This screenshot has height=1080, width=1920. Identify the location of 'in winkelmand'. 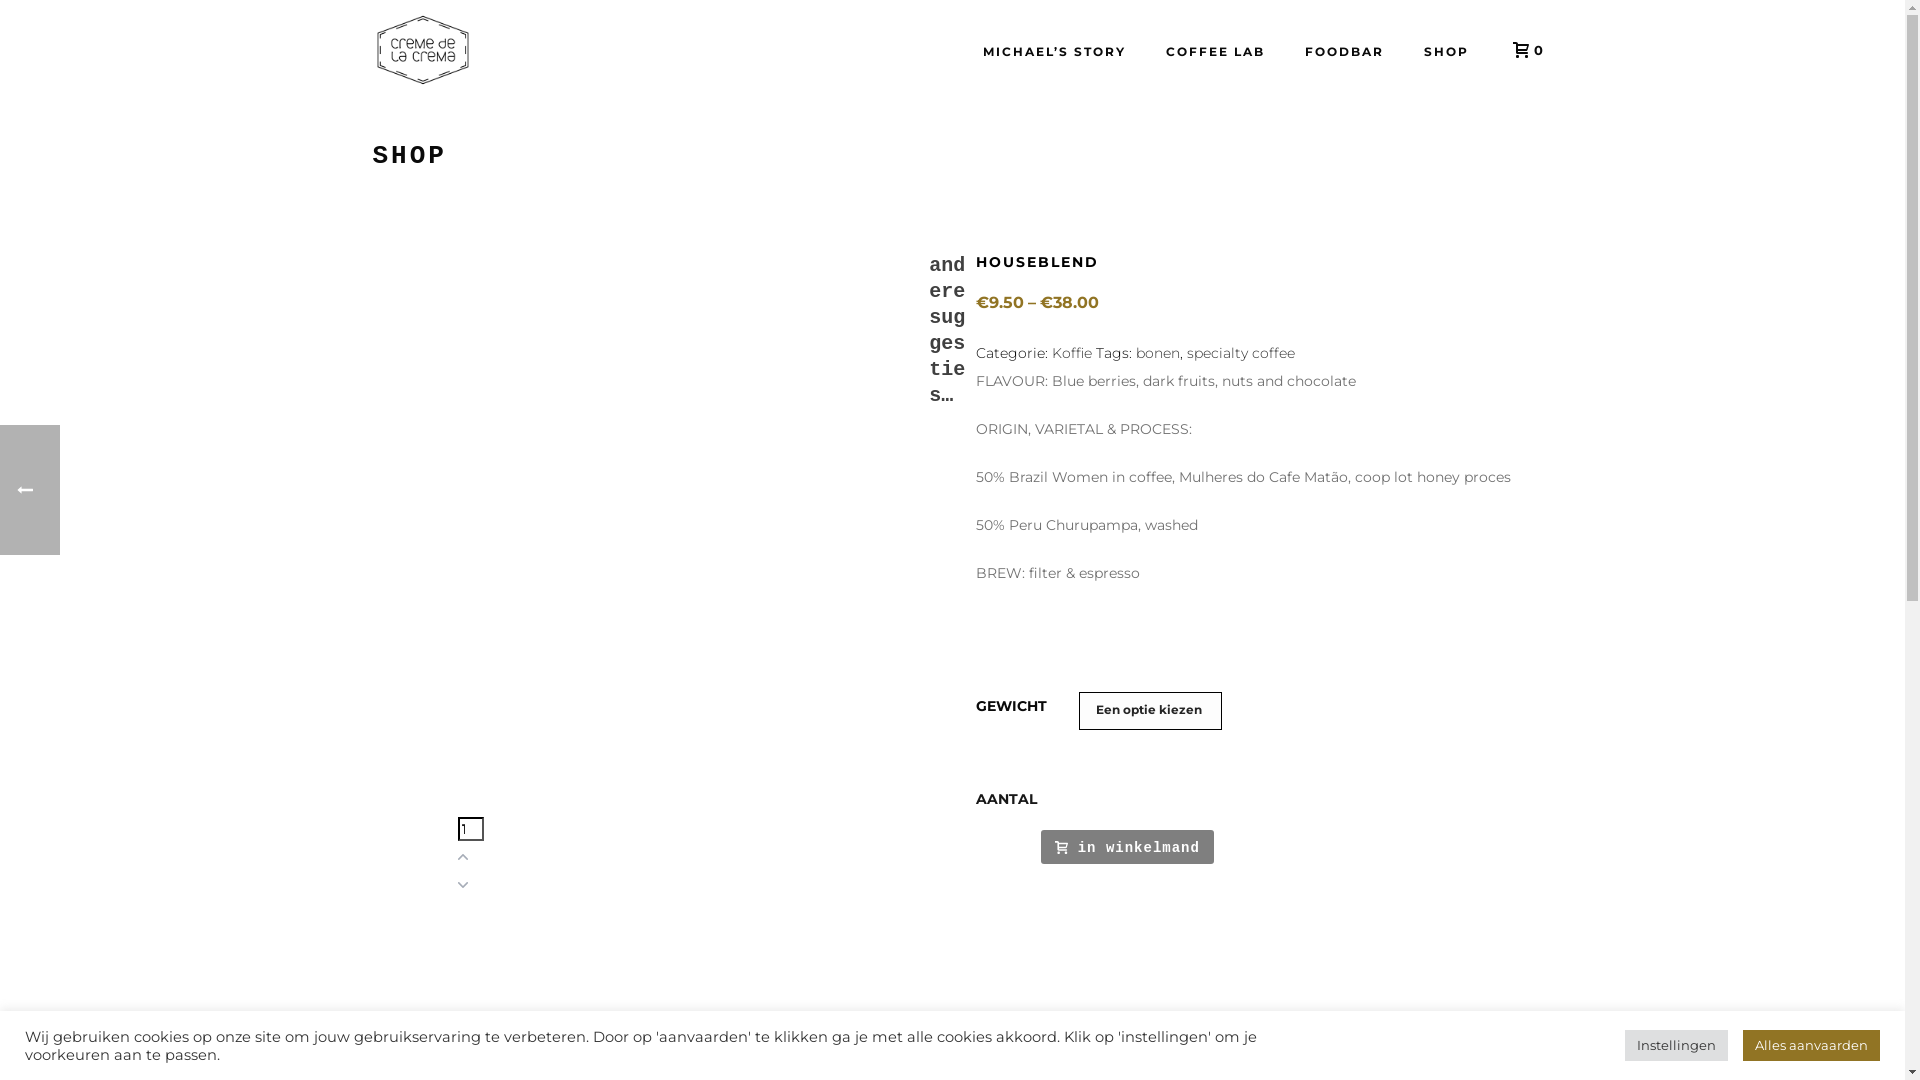
(1127, 846).